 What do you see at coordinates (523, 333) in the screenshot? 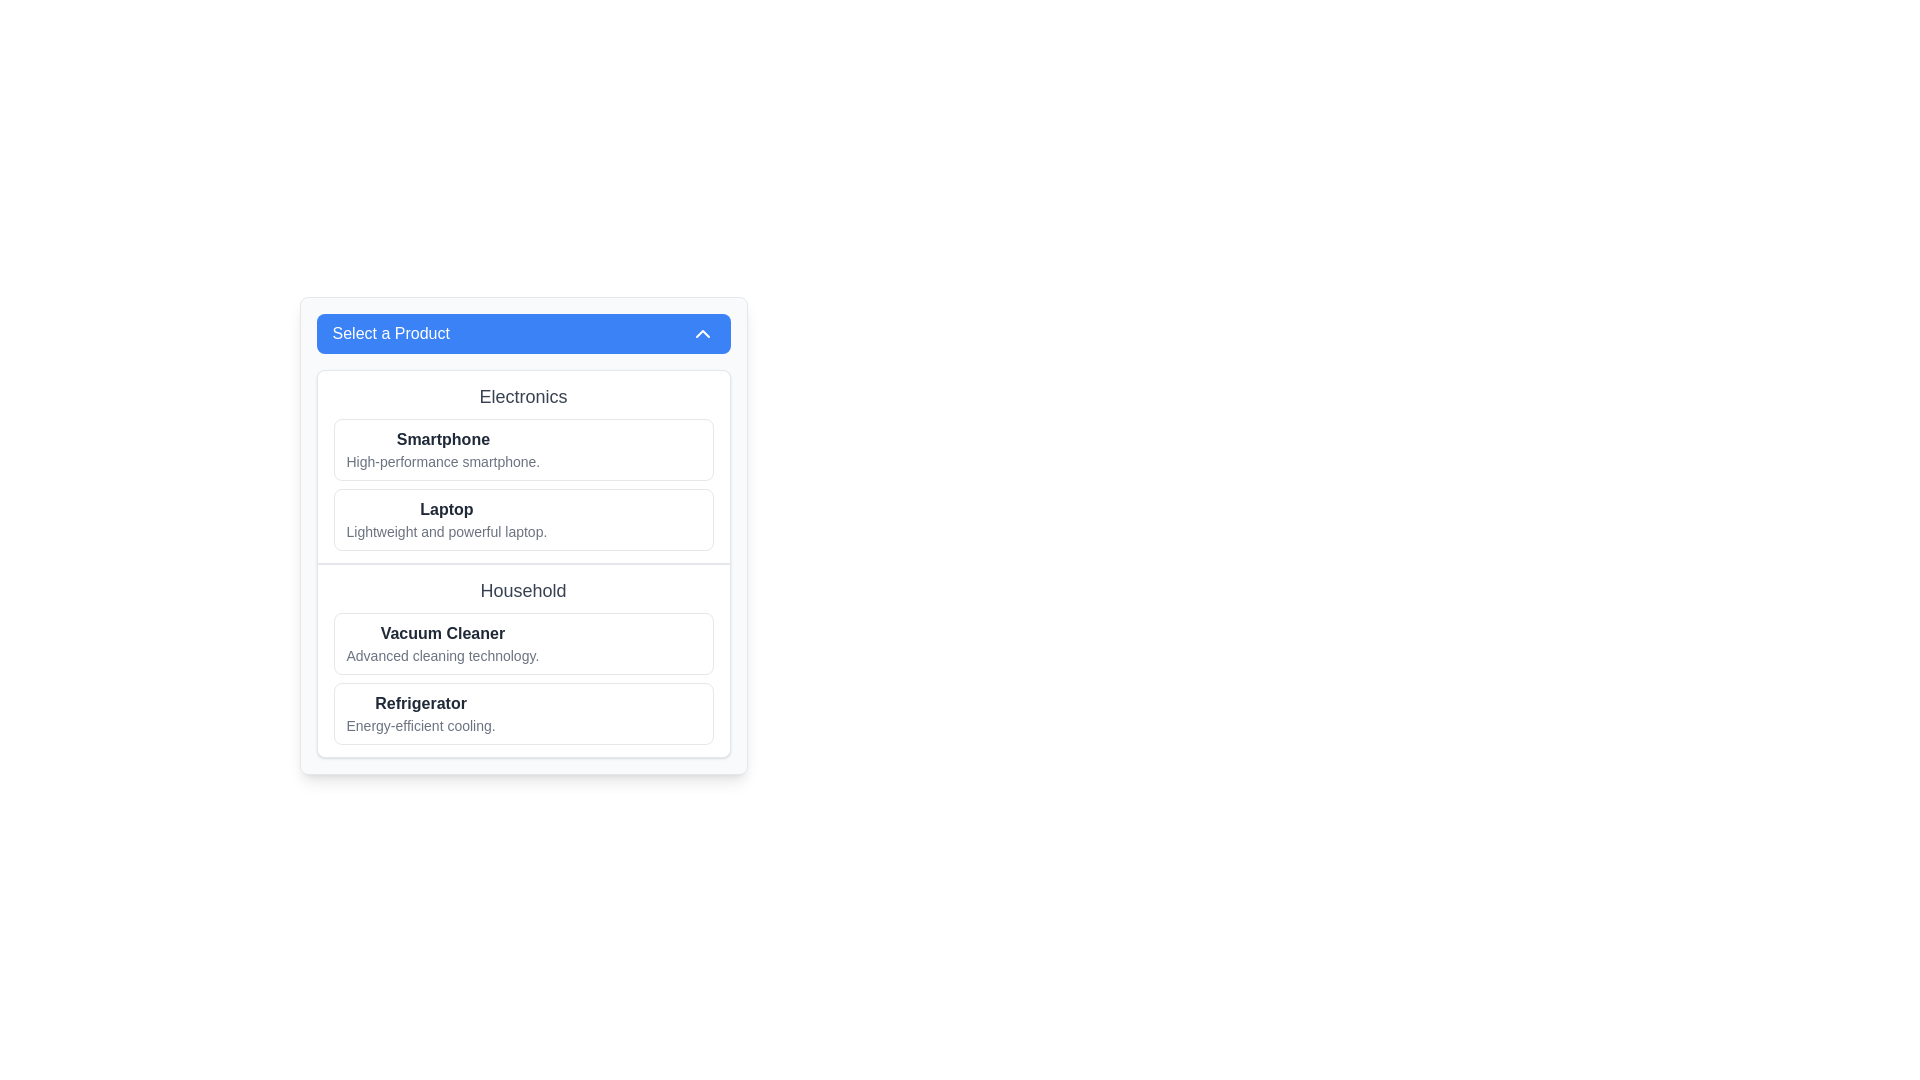
I see `the Dropdown toggle button labeled 'Select a Product' which has a light blue background and rounded corners, located at the top of the panel` at bounding box center [523, 333].